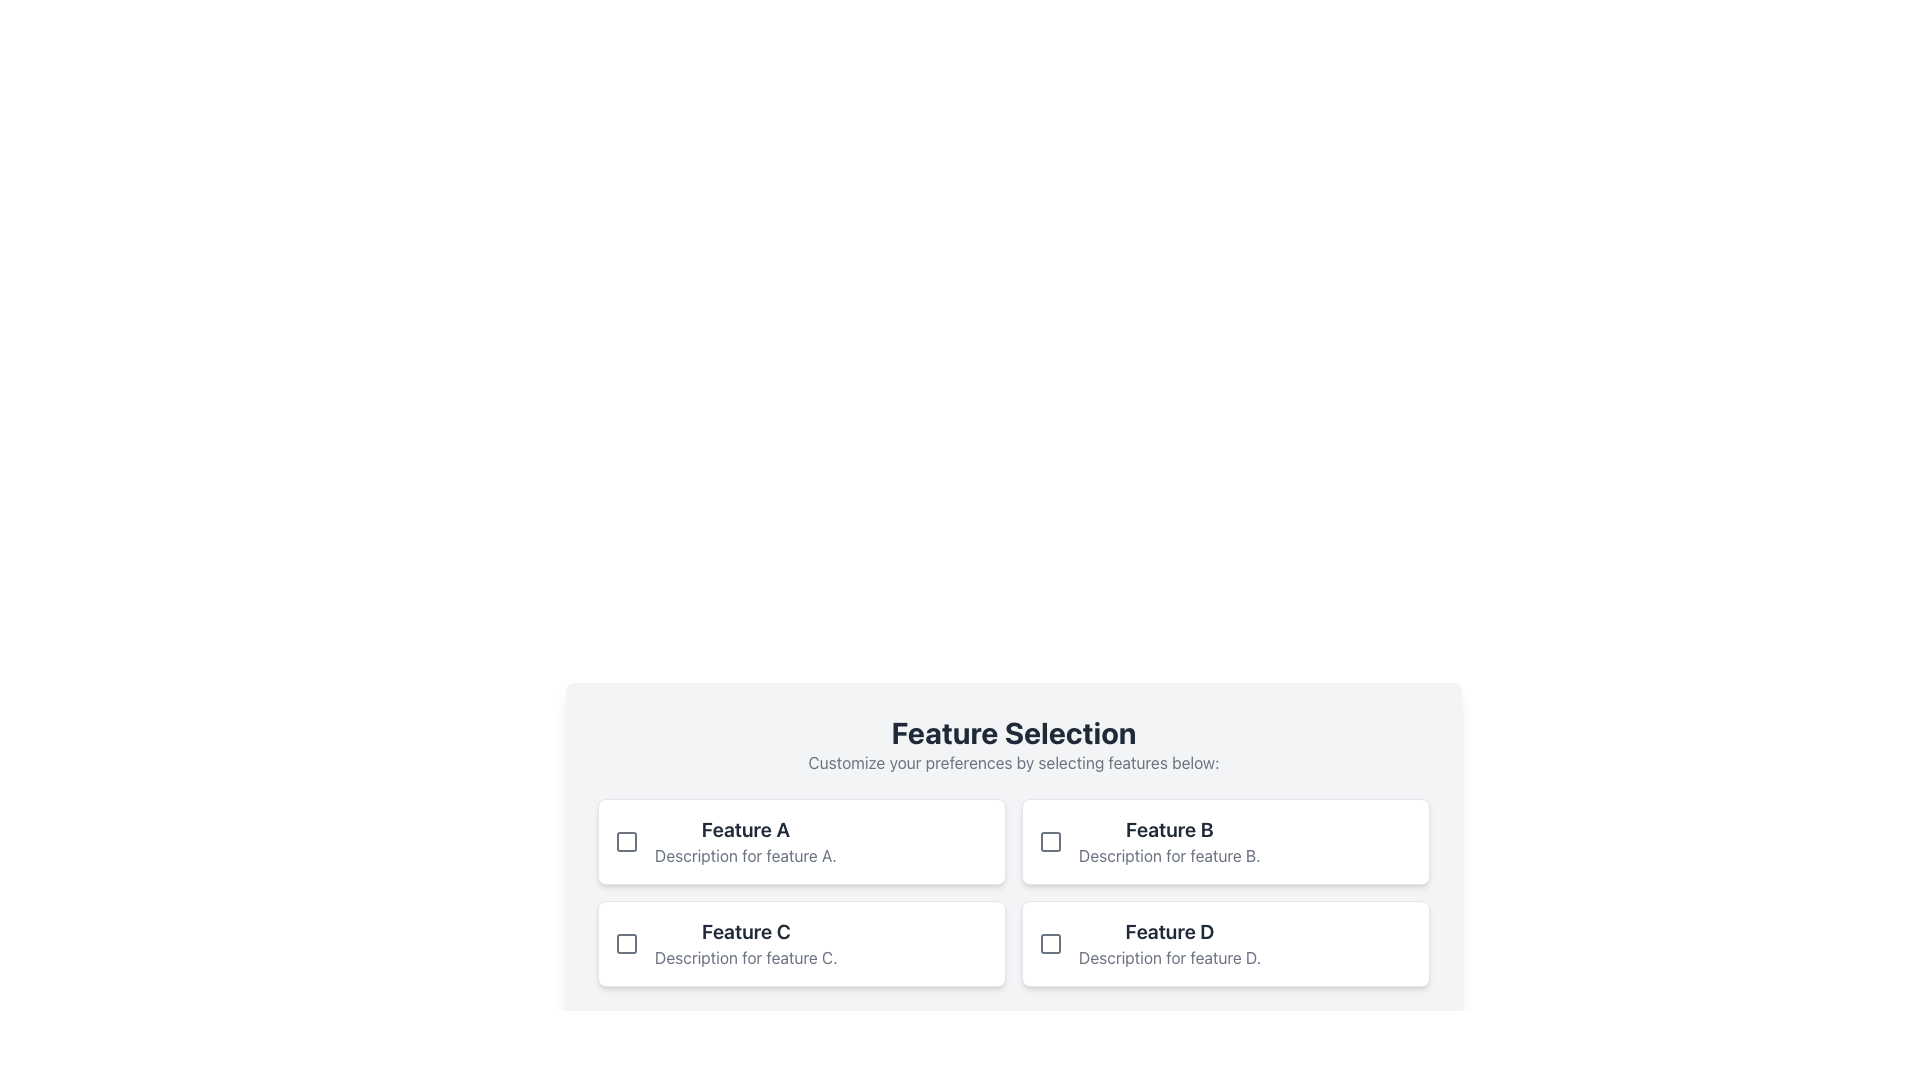  Describe the element at coordinates (1170, 932) in the screenshot. I see `the text label 'Feature D' rendered in bold, extra-large dark gray font located on the bottom right card under 'Feature Selection'` at that location.